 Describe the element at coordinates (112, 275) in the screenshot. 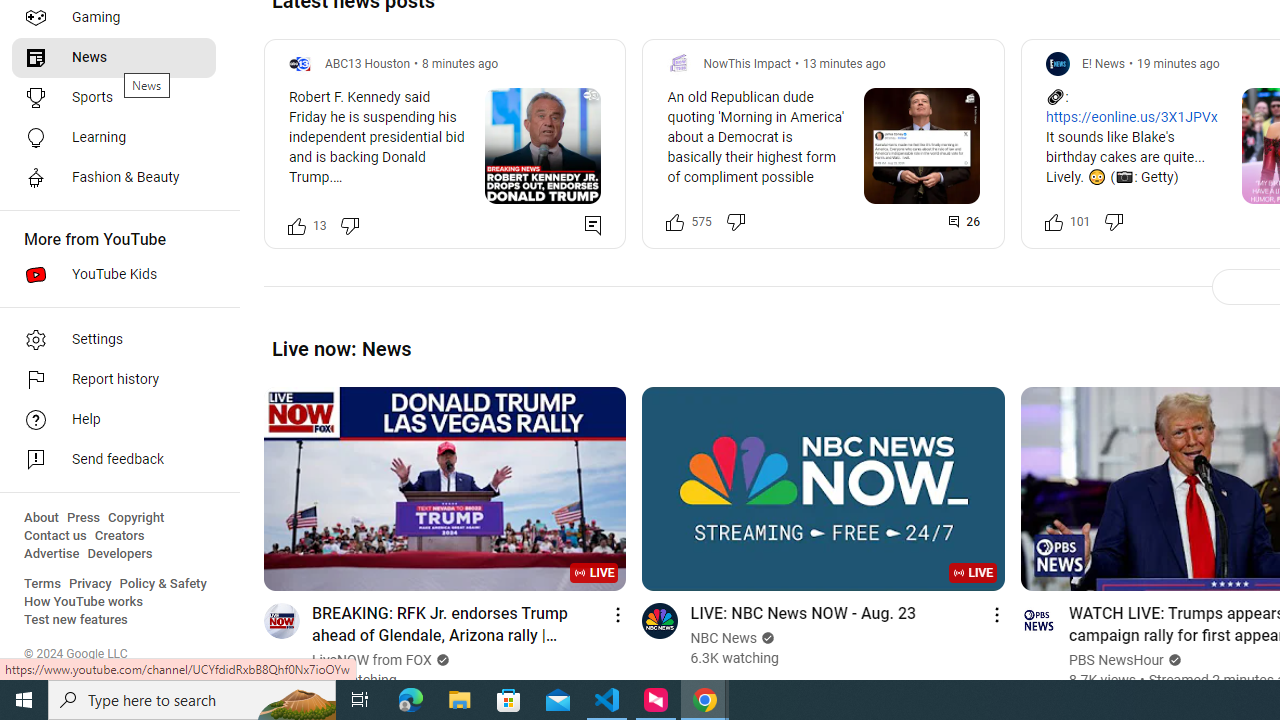

I see `'YouTube Kids'` at that location.